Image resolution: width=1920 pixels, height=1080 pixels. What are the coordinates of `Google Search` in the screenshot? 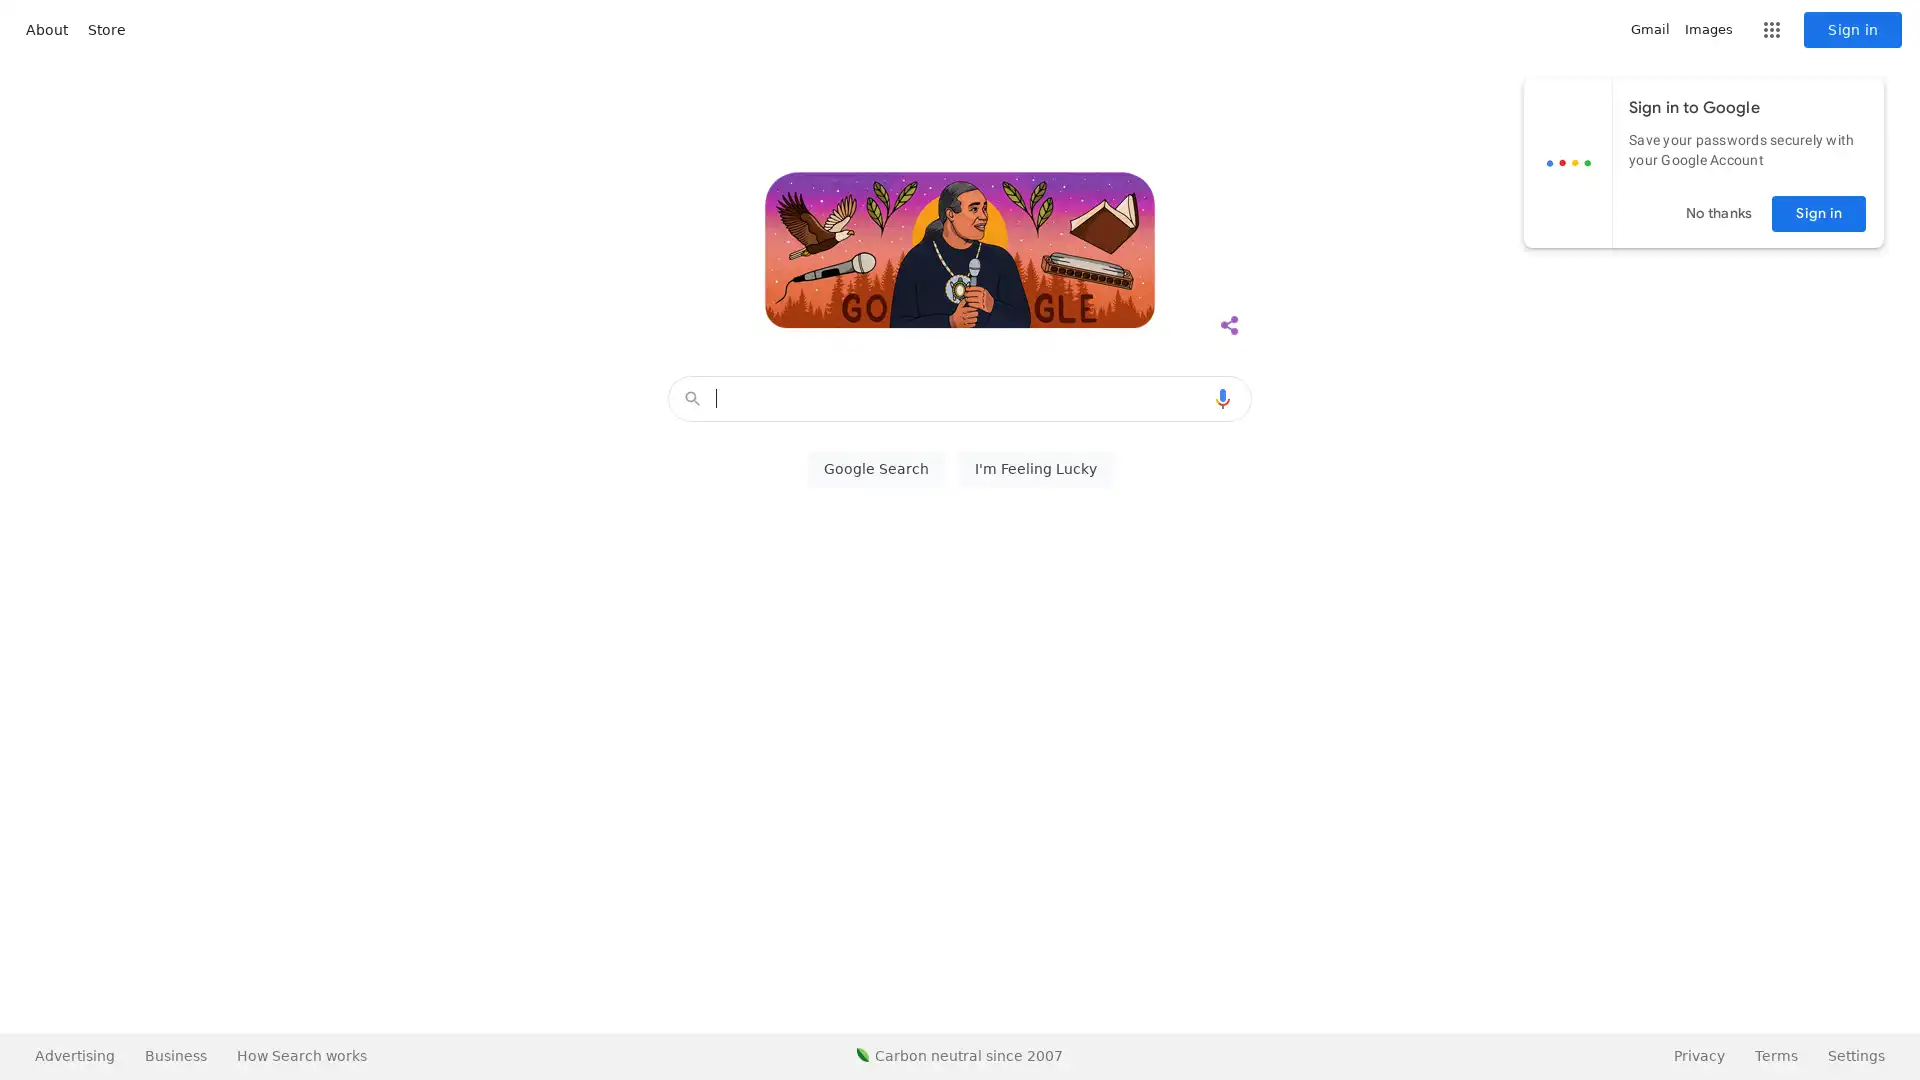 It's located at (875, 469).